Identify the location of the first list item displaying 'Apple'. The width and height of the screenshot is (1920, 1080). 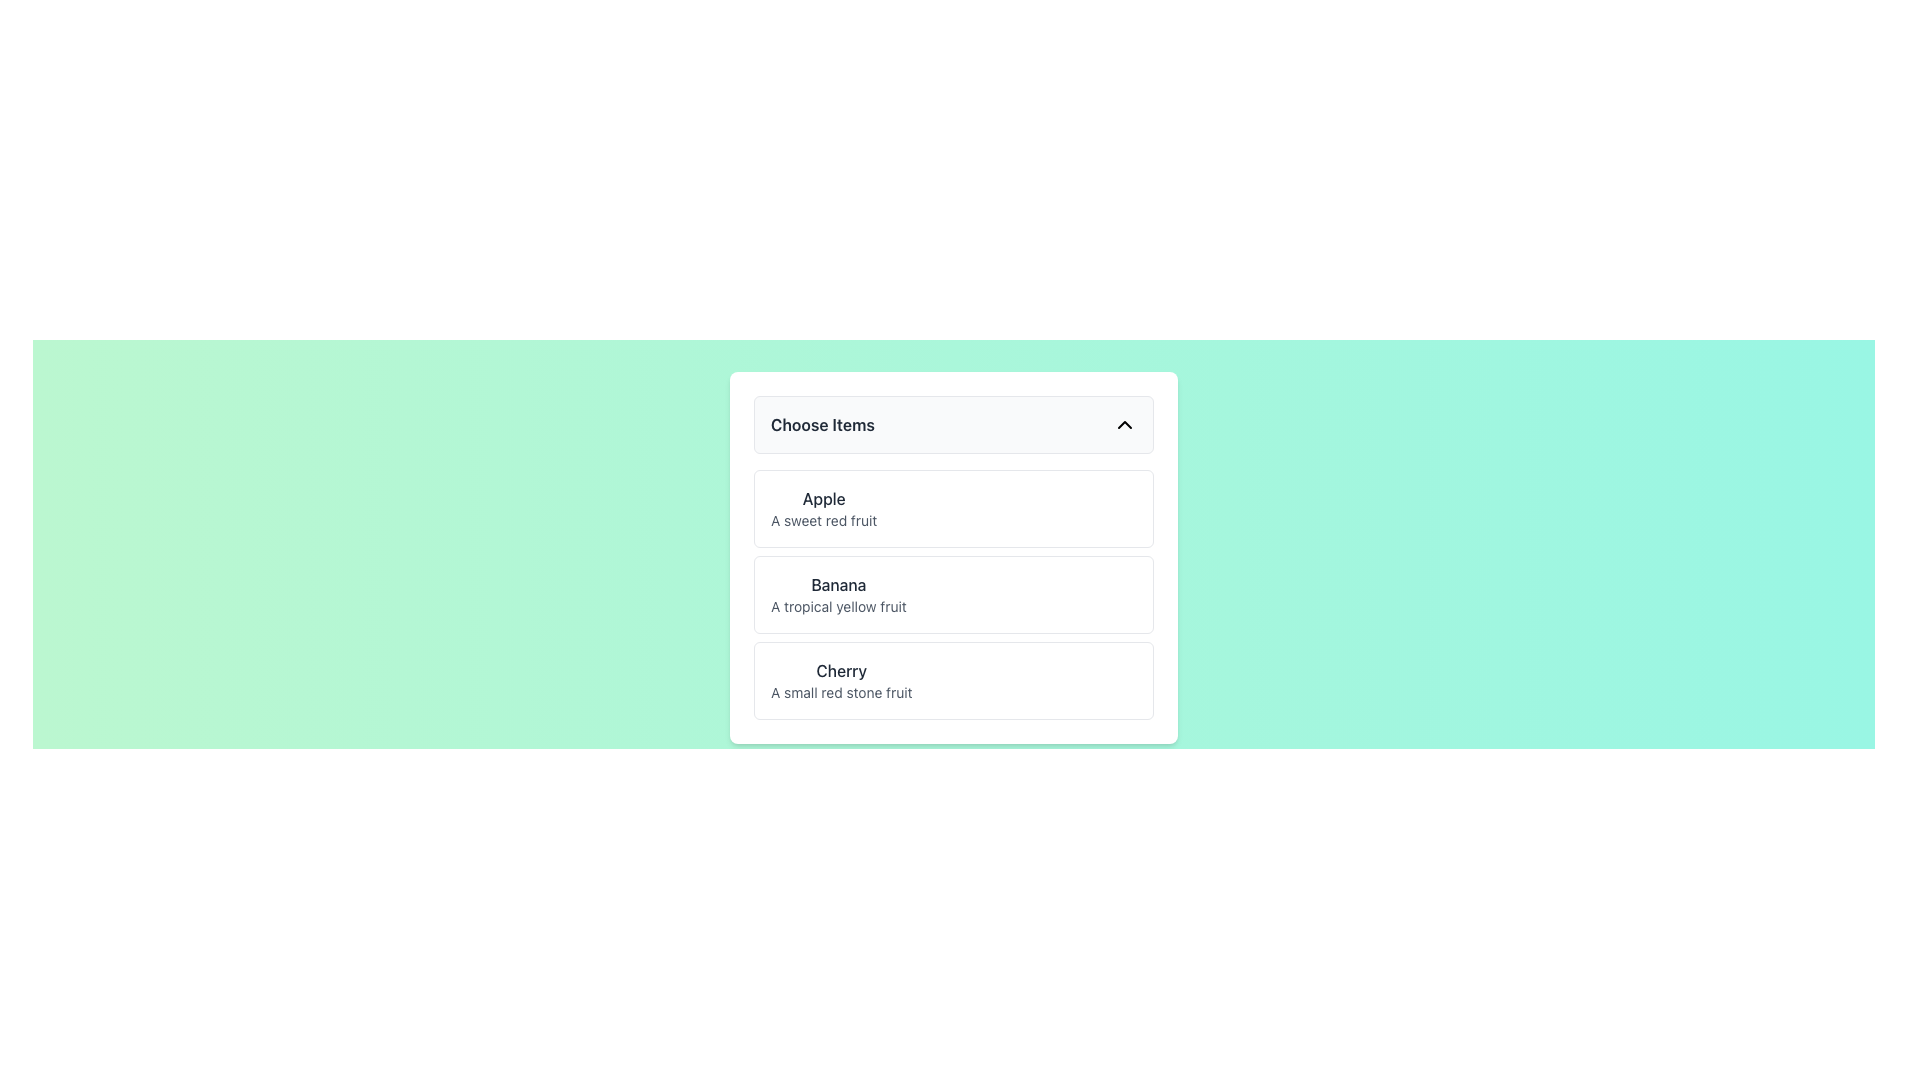
(953, 508).